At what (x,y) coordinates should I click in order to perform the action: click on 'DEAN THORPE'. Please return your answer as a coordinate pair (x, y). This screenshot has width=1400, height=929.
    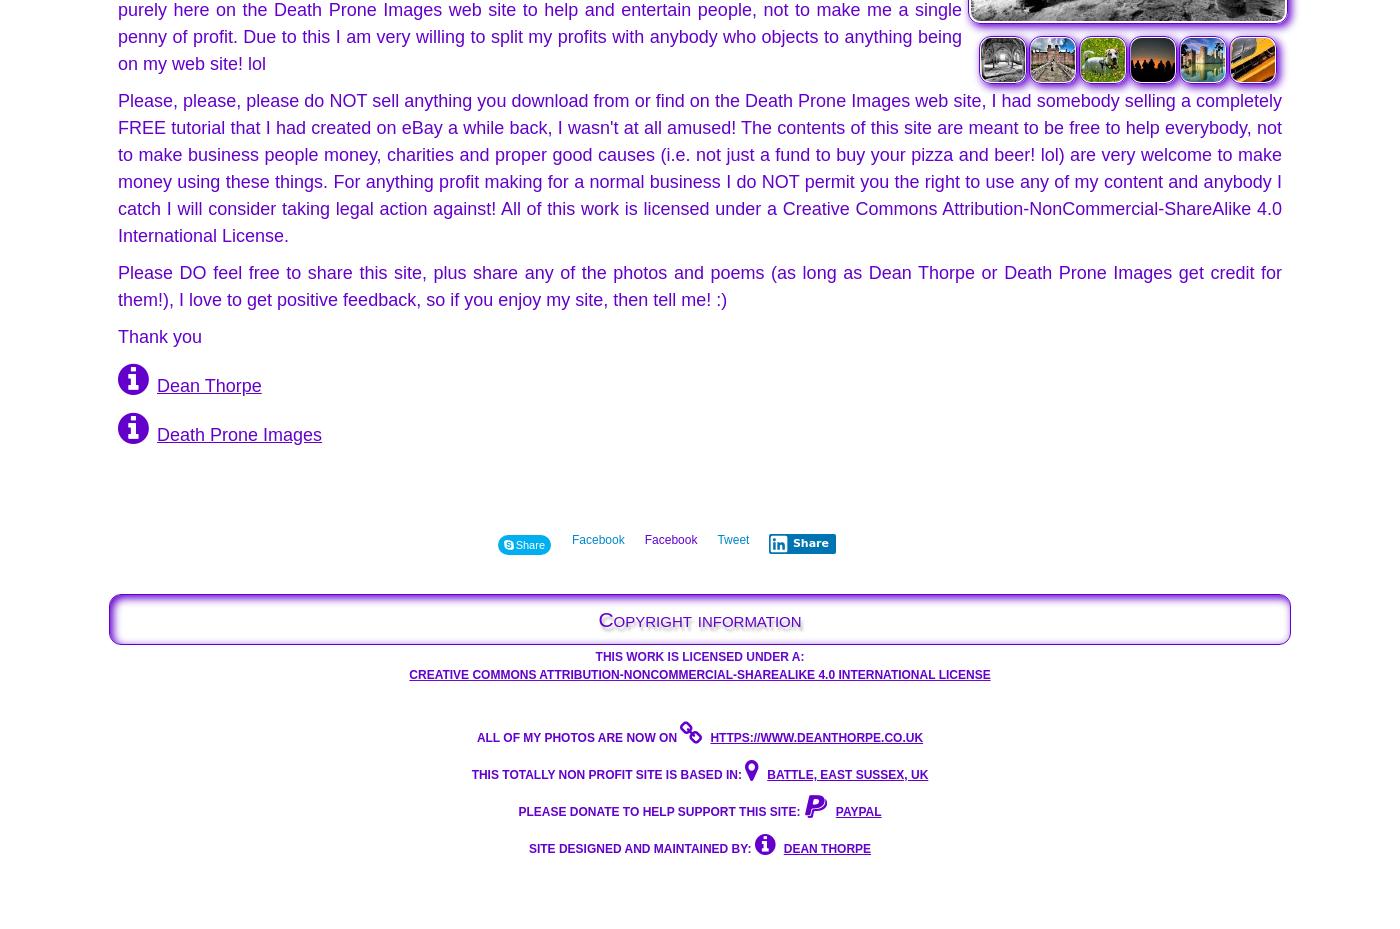
    Looking at the image, I should click on (826, 849).